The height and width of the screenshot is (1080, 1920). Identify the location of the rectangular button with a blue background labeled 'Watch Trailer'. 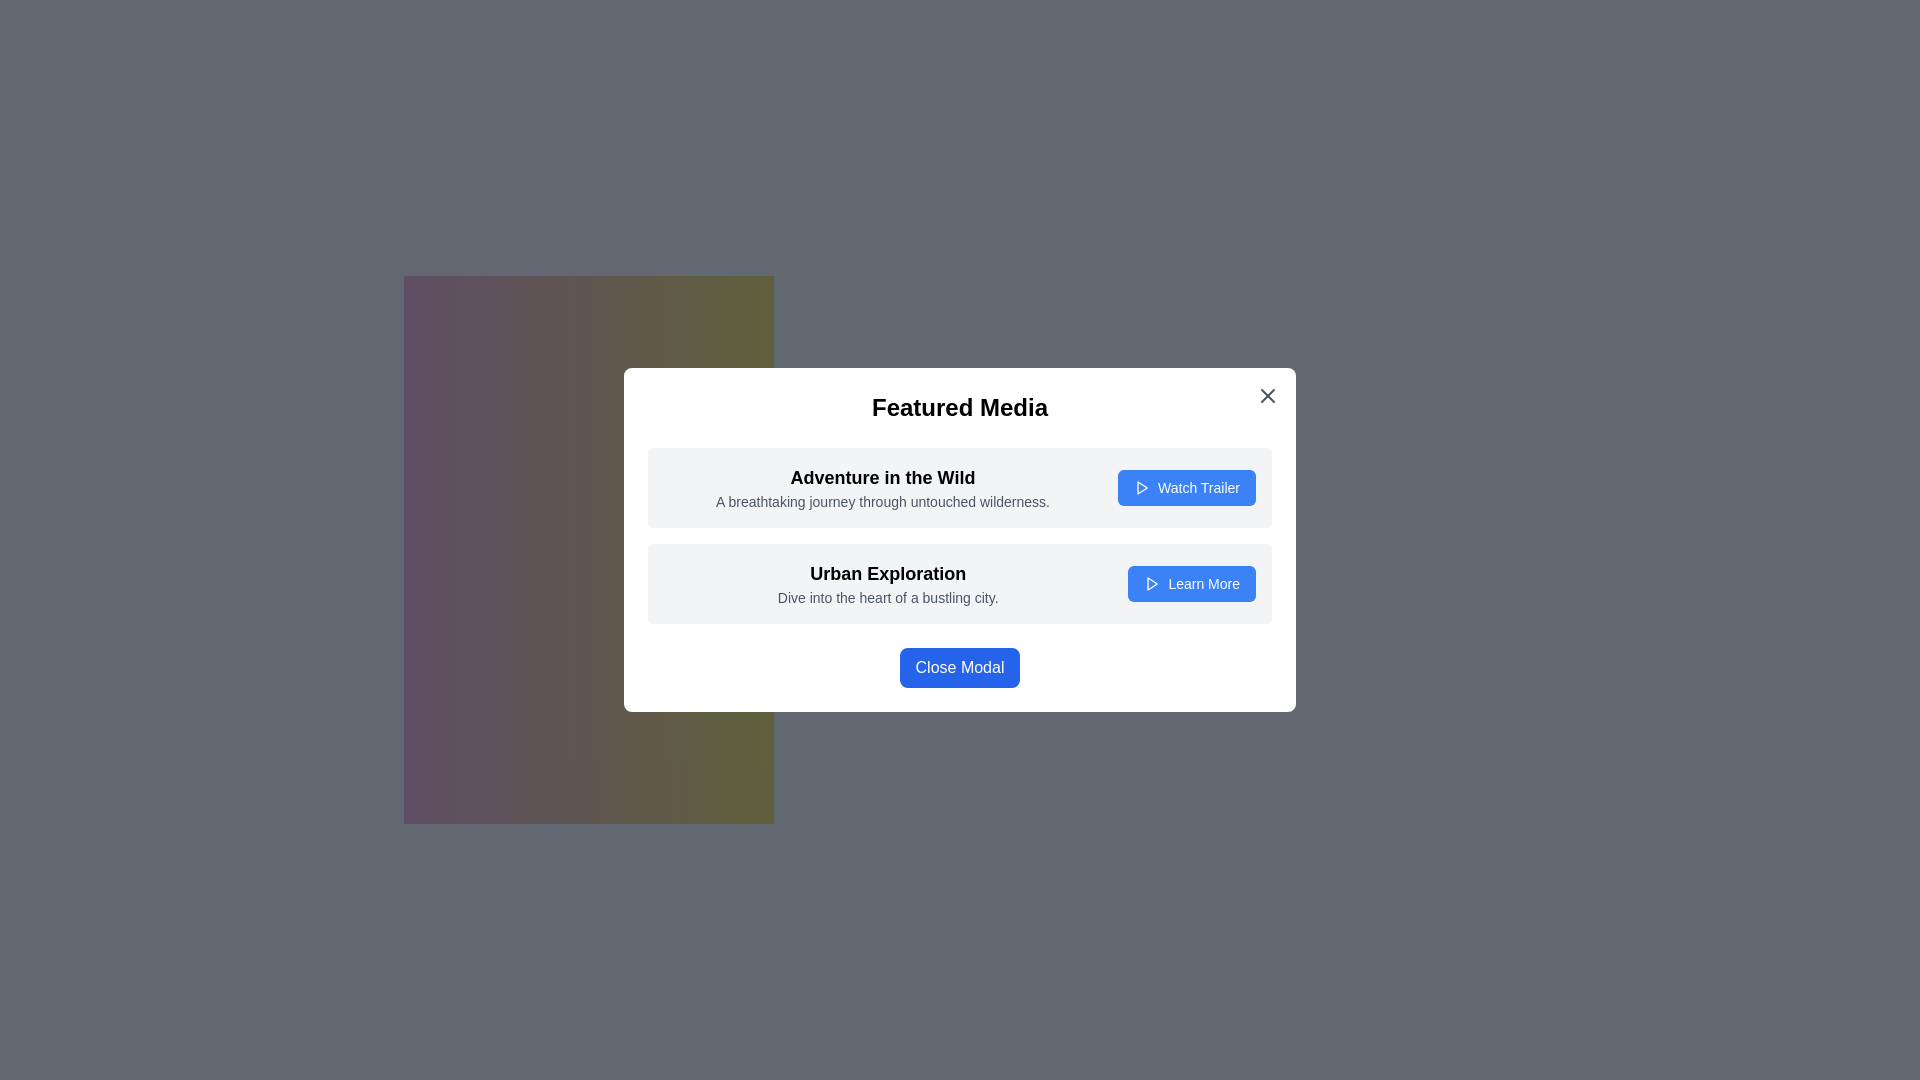
(1186, 488).